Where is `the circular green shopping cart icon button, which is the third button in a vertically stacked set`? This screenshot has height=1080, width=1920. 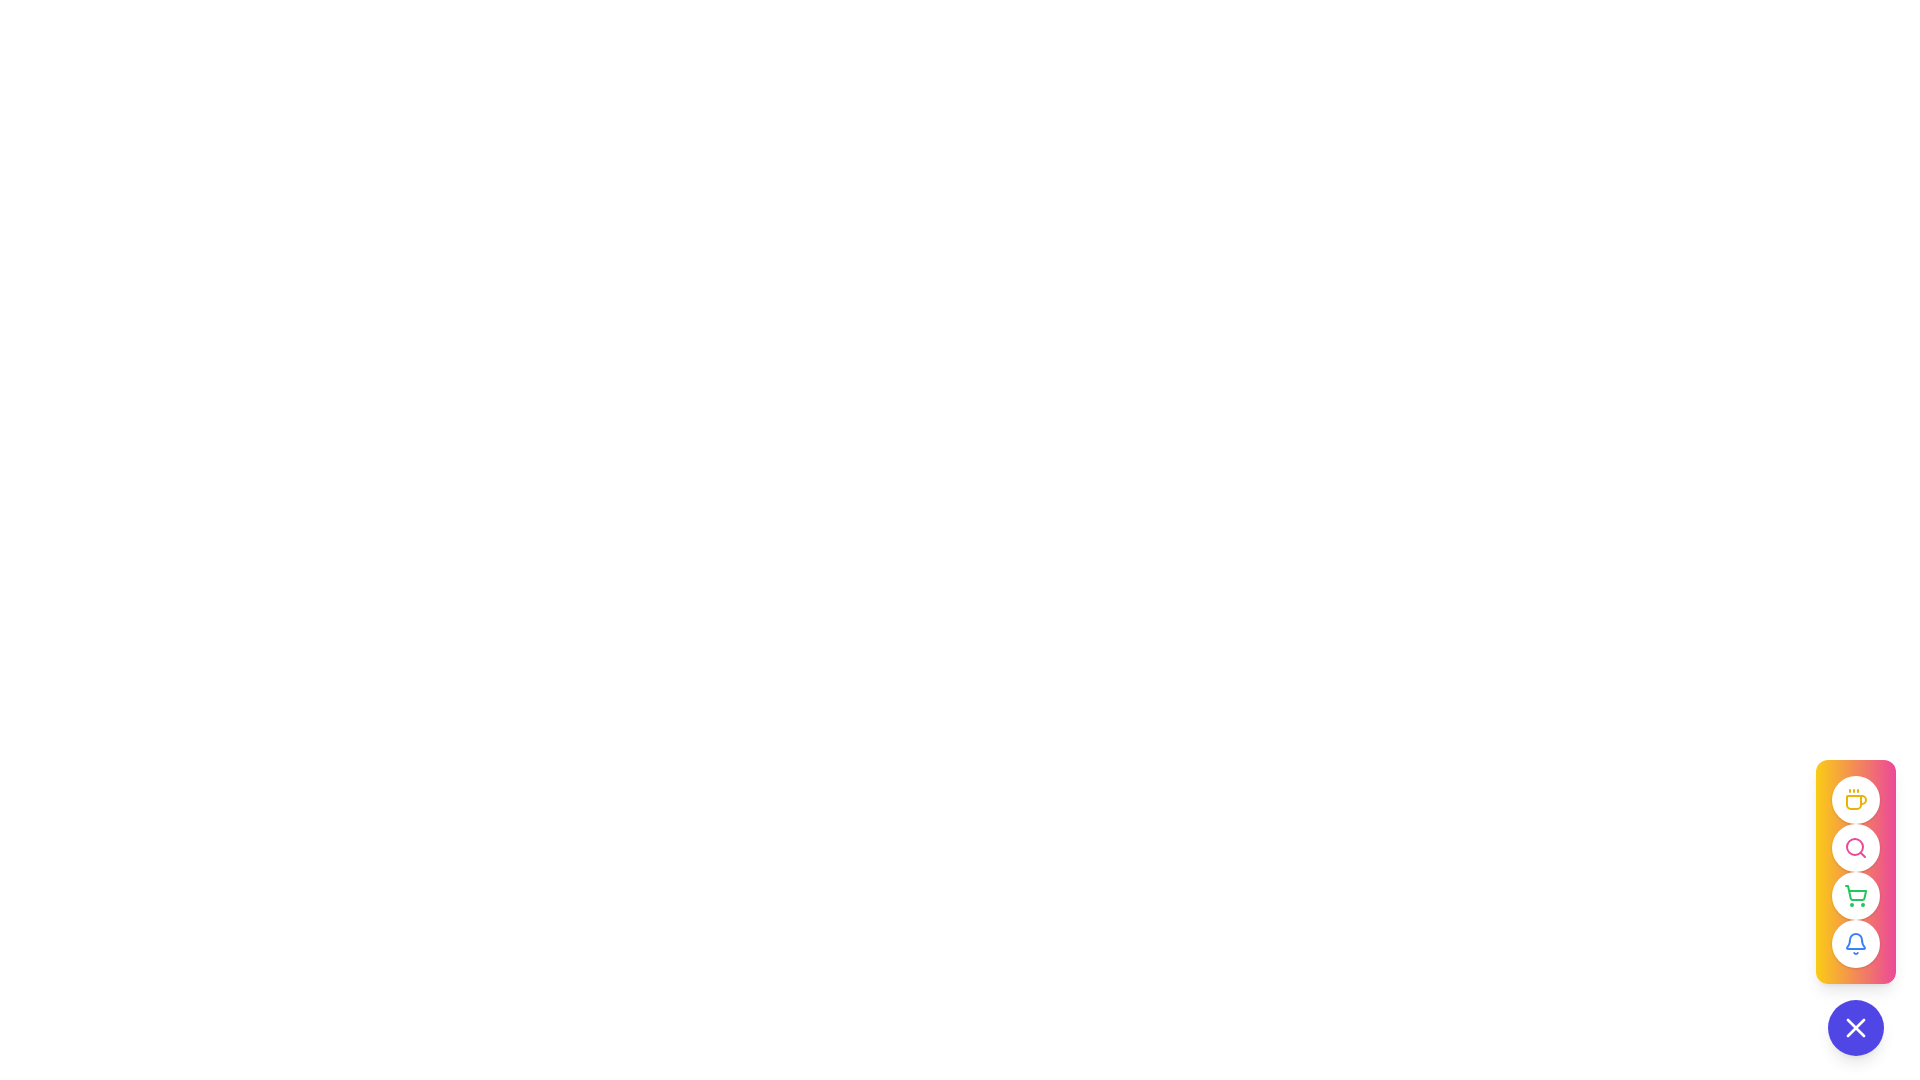
the circular green shopping cart icon button, which is the third button in a vertically stacked set is located at coordinates (1855, 870).